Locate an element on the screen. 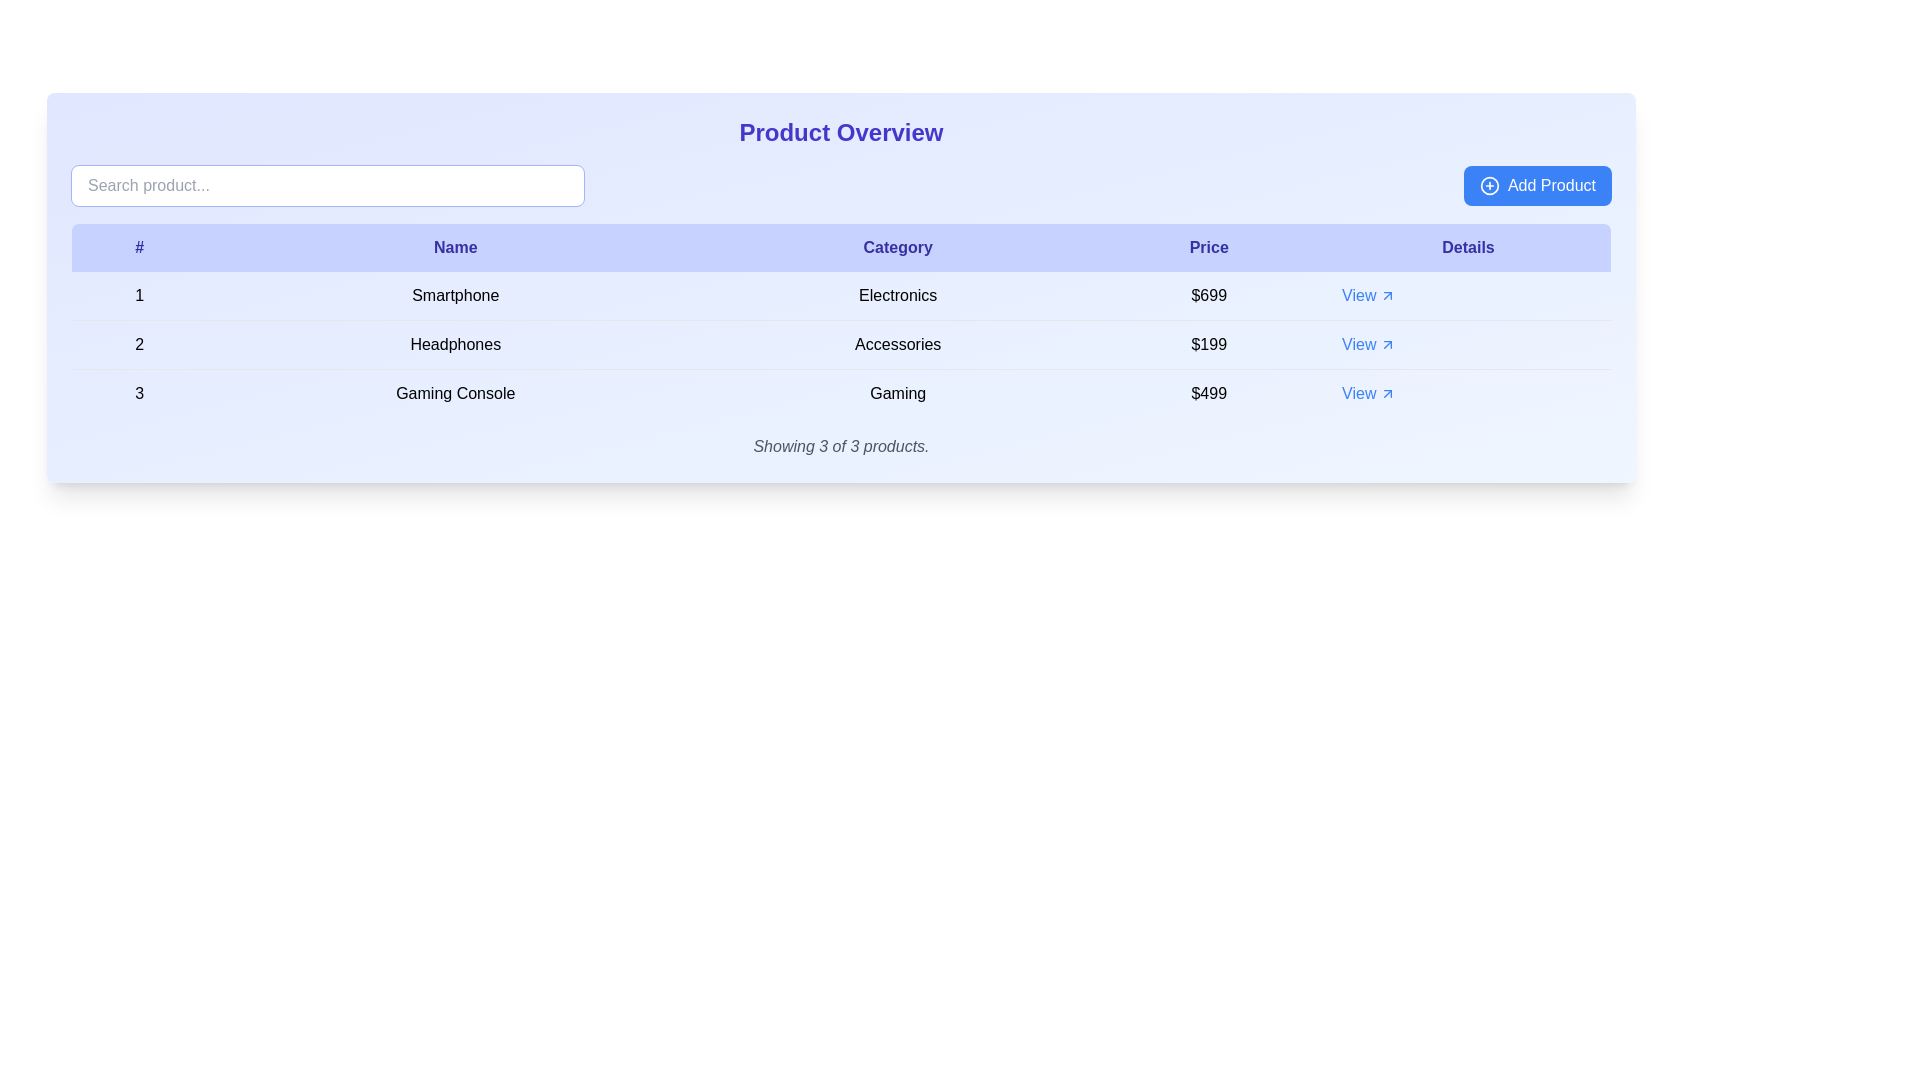 Image resolution: width=1920 pixels, height=1080 pixels. the 'Price' column header text label, which indicates that the corresponding column contains prices is located at coordinates (1208, 246).